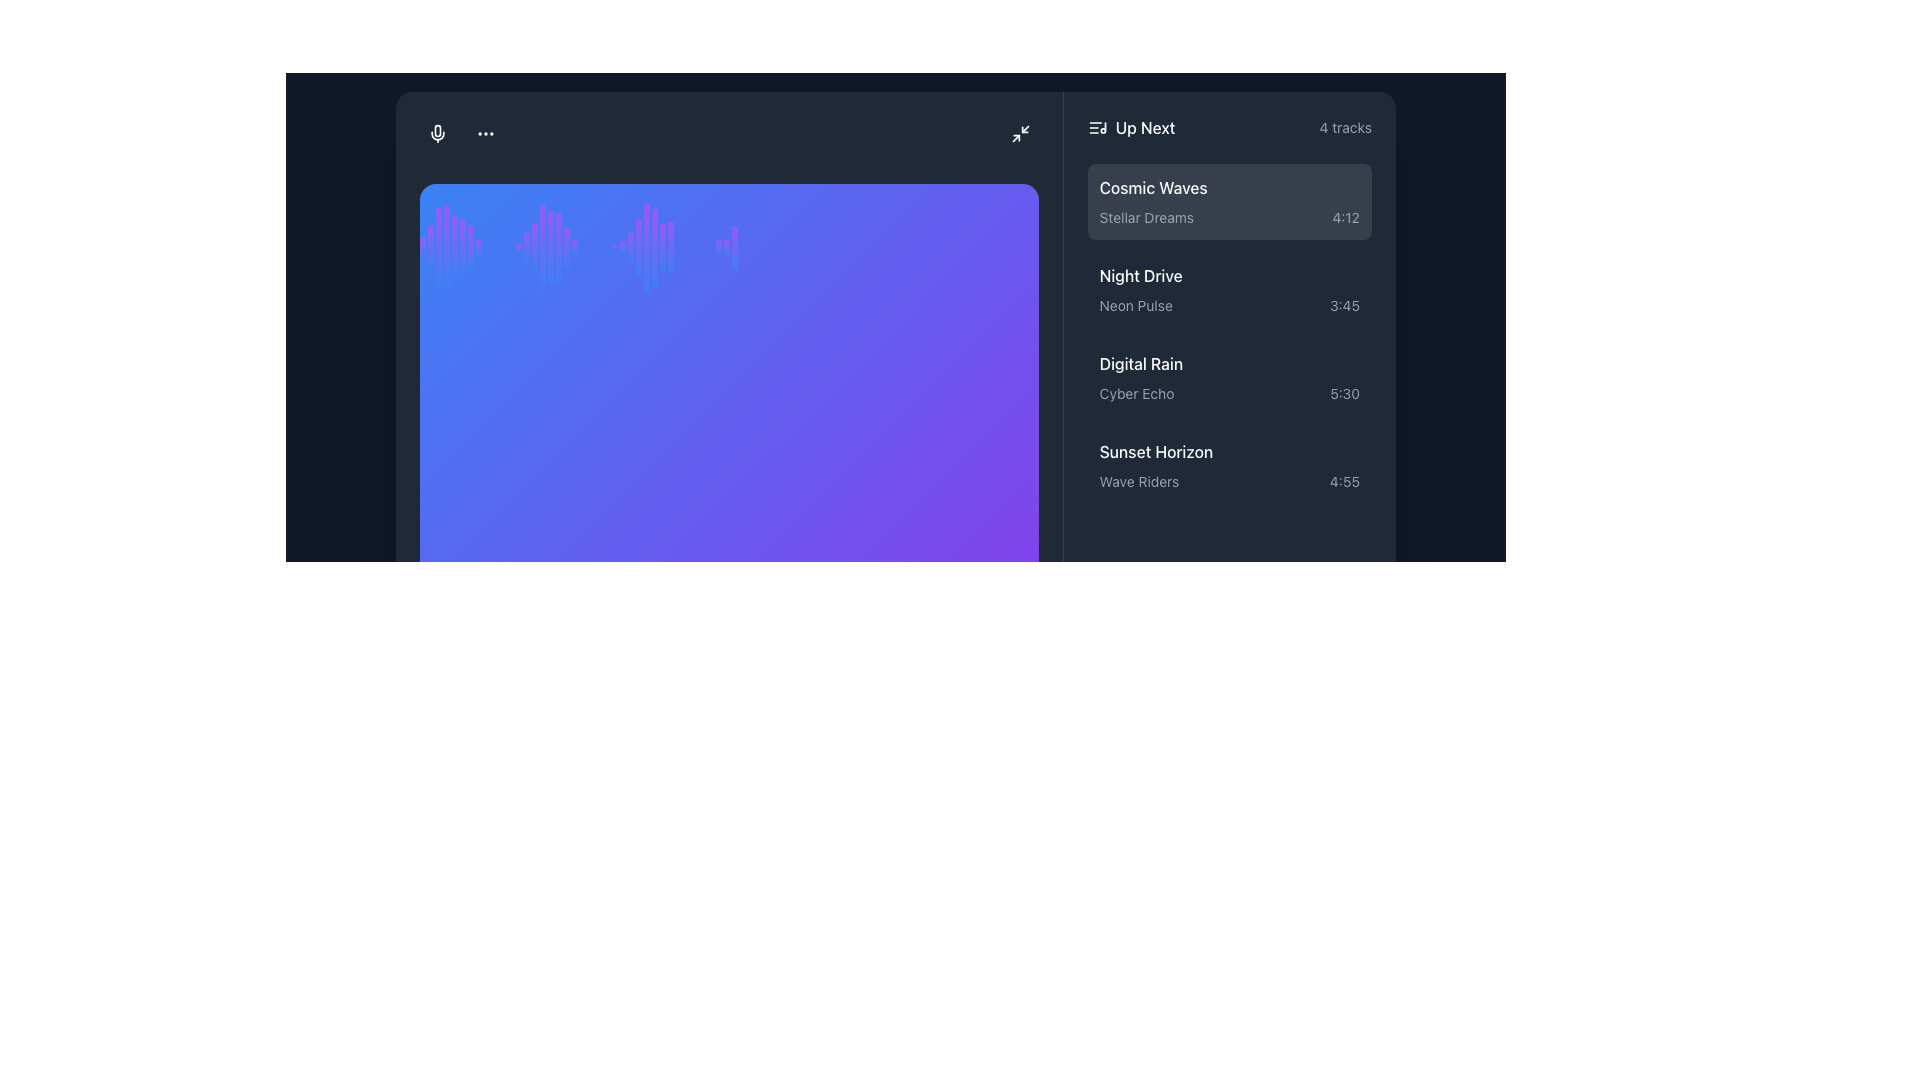 The height and width of the screenshot is (1080, 1920). I want to click on the minimize or resize button located at the top right of the interface, which is the last button in its grouping among other controls, so click(1020, 133).